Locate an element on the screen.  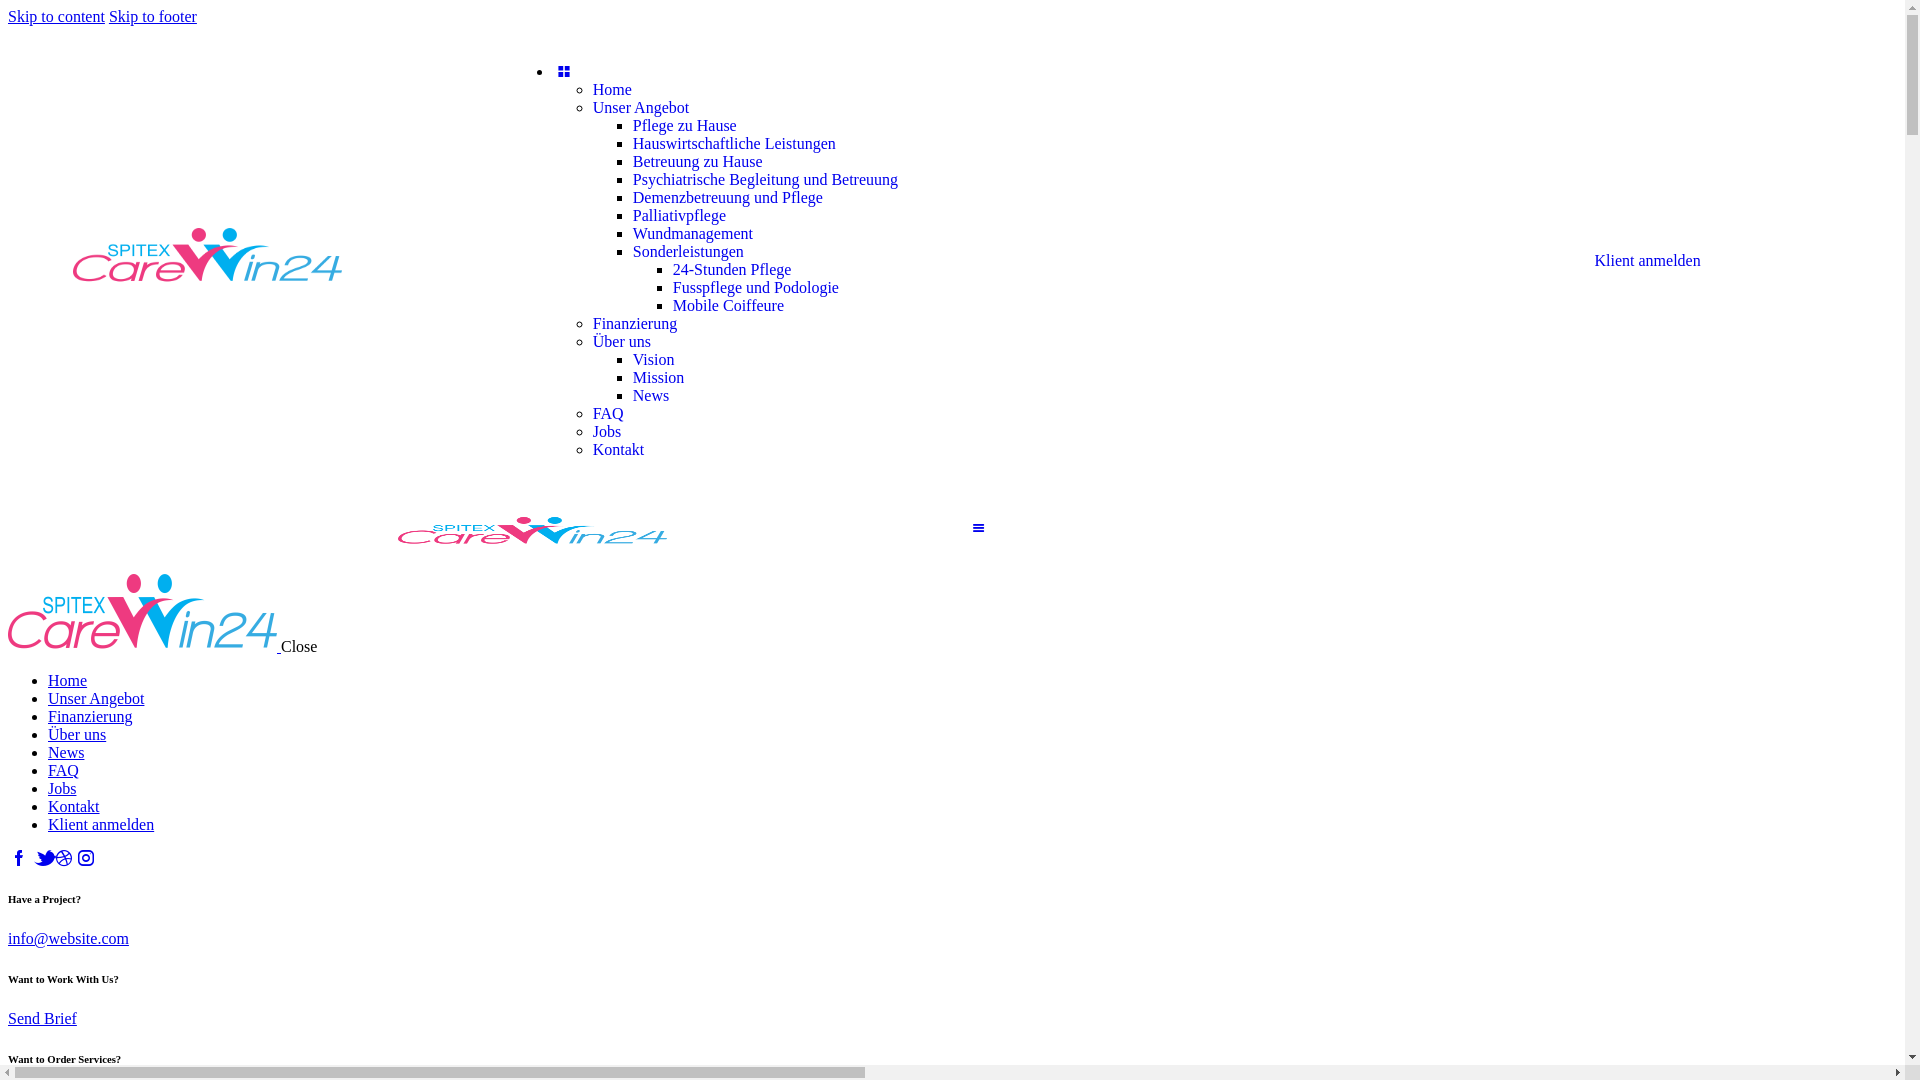
'Fusspflege und Podologie' is located at coordinates (672, 287).